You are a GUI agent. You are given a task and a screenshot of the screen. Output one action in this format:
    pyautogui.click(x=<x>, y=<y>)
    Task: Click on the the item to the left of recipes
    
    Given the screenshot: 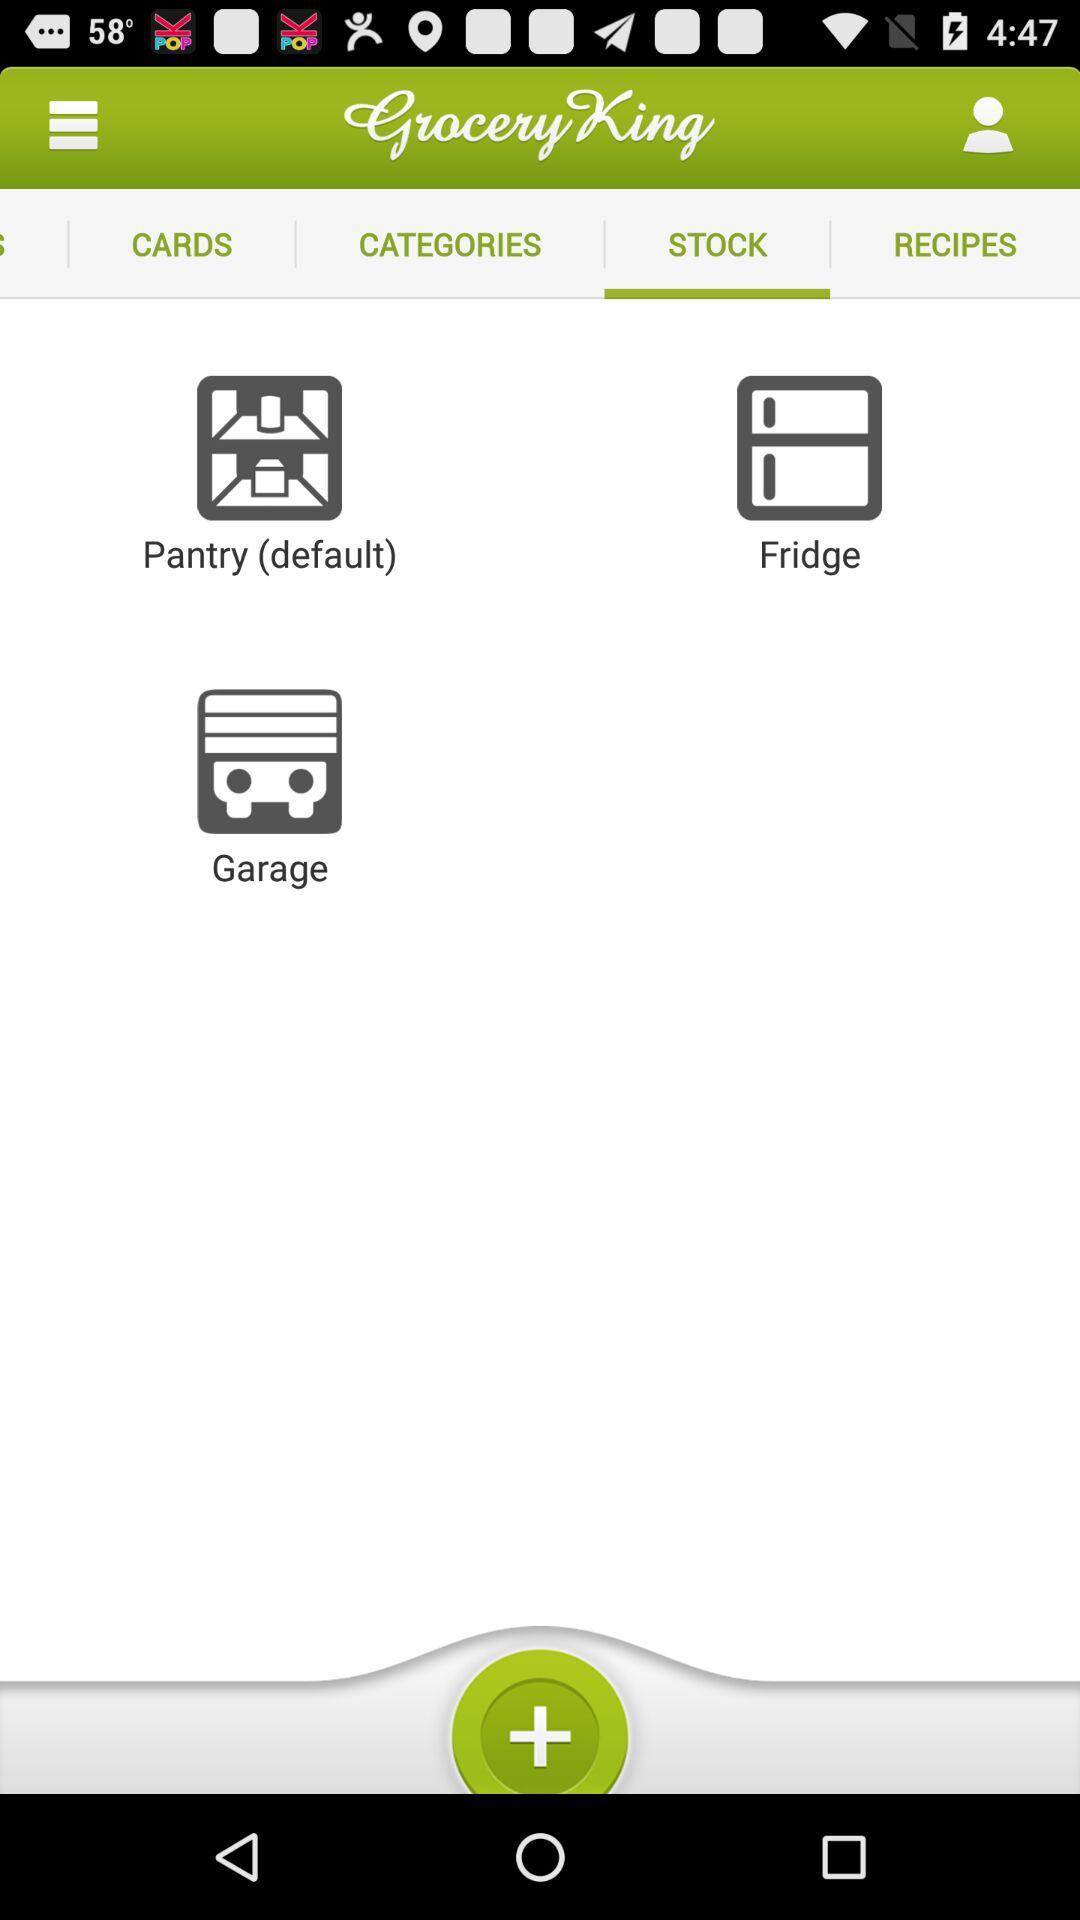 What is the action you would take?
    pyautogui.click(x=716, y=243)
    